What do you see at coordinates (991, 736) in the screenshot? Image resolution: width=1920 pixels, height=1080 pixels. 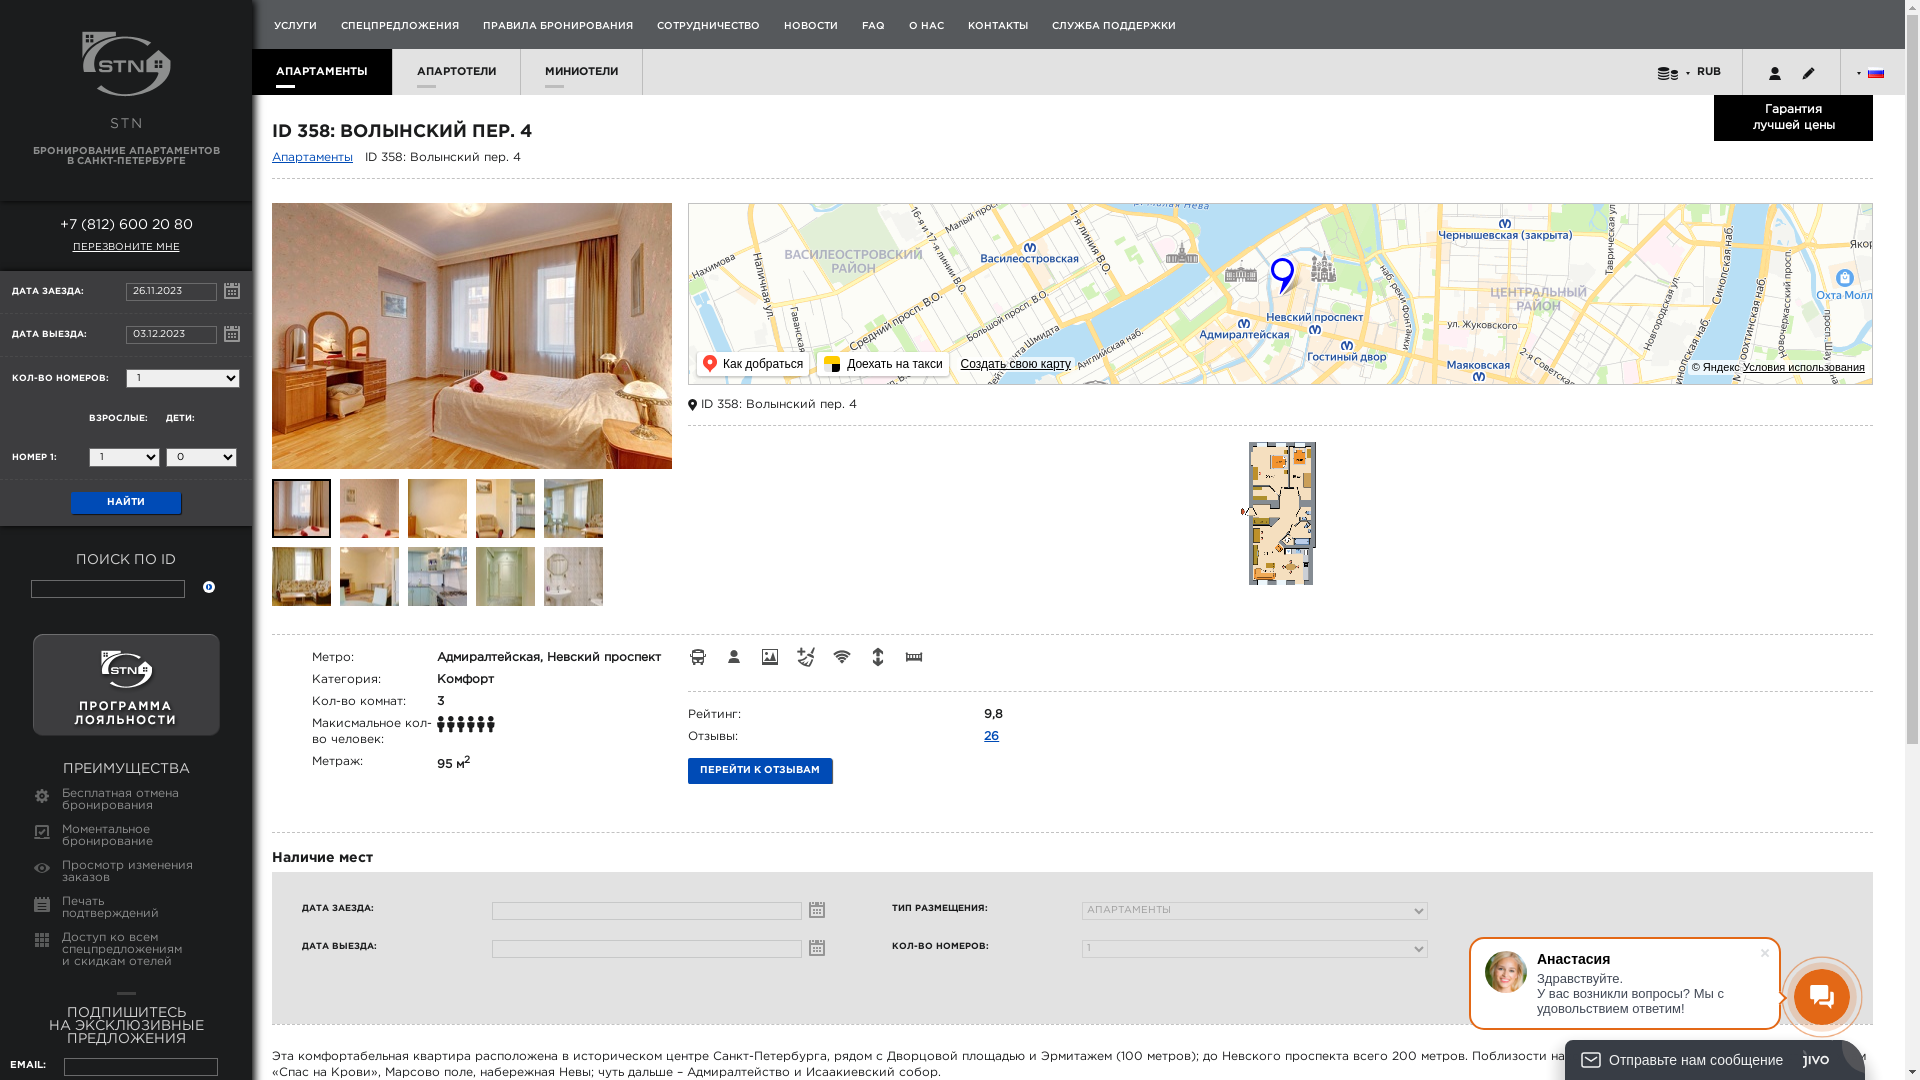 I see `'26'` at bounding box center [991, 736].